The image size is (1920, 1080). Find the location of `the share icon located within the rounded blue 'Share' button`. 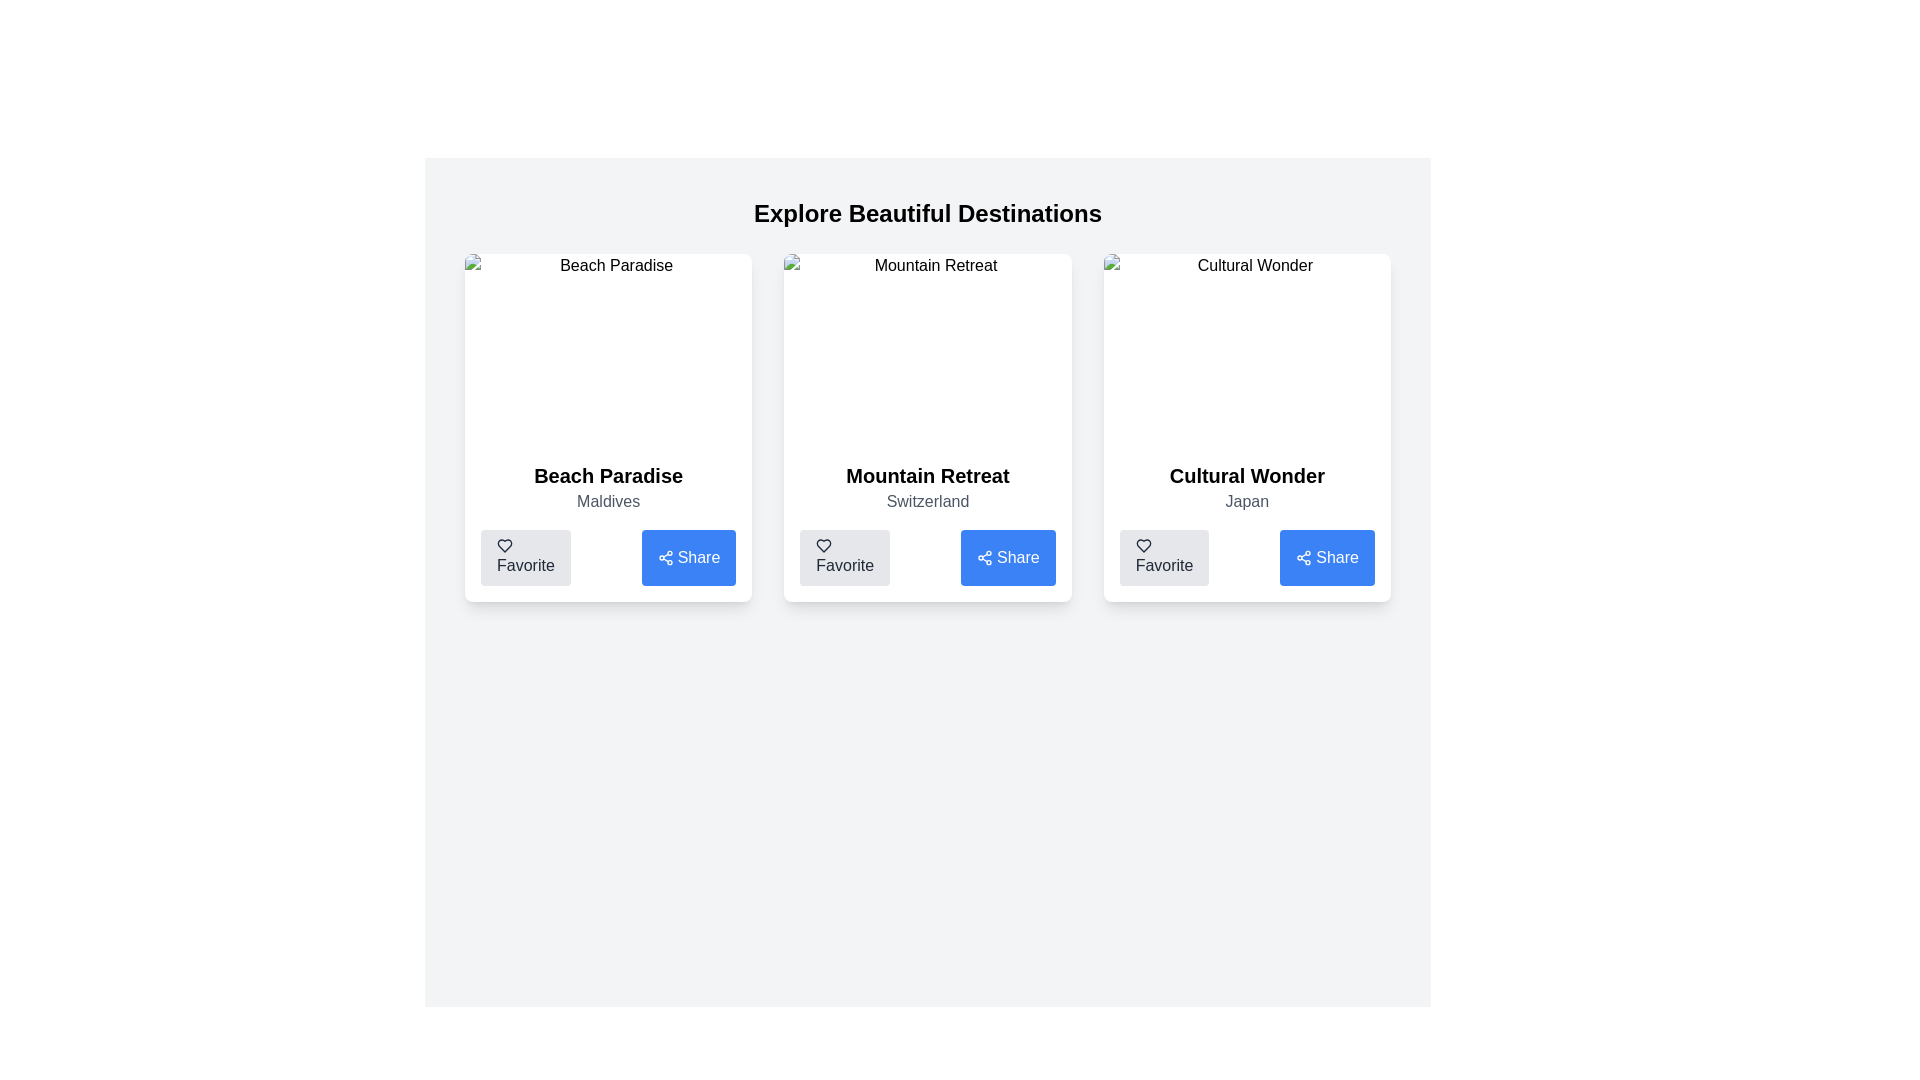

the share icon located within the rounded blue 'Share' button is located at coordinates (984, 558).